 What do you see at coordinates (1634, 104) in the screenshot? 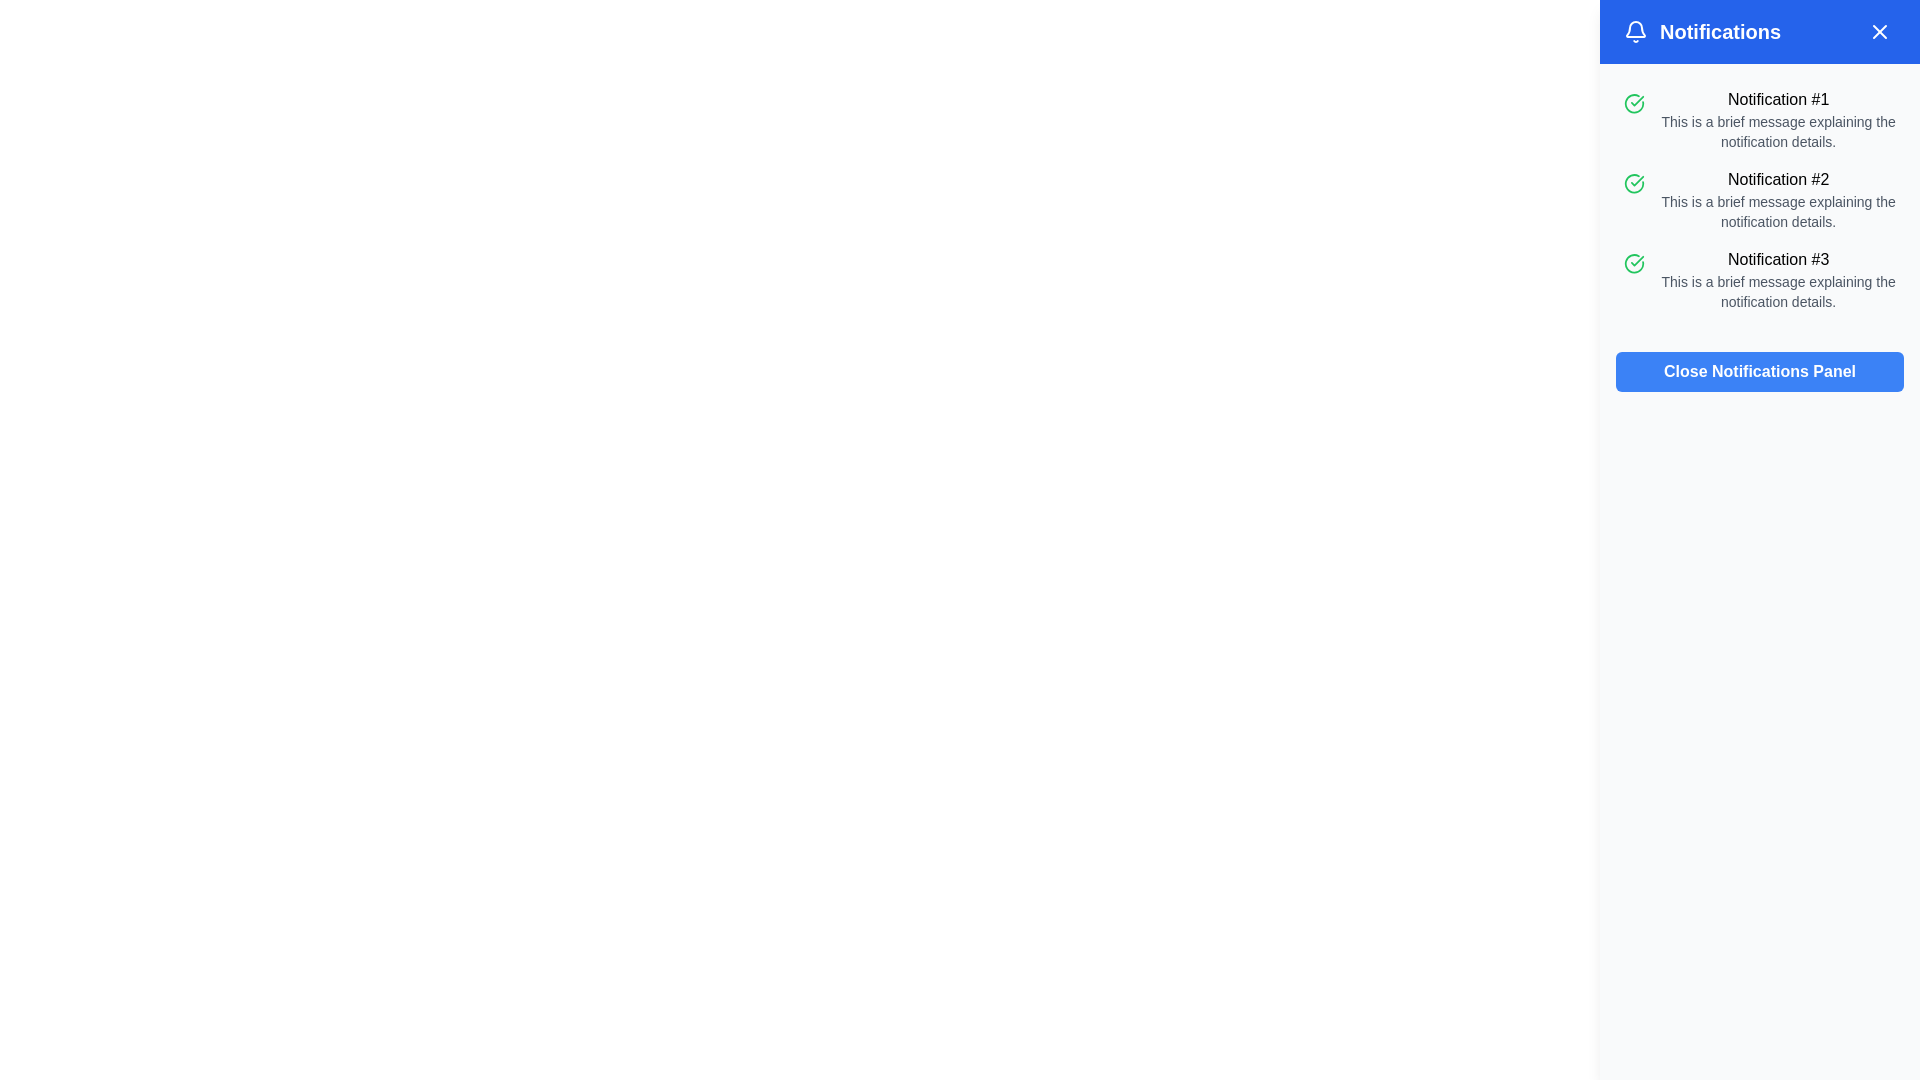
I see `the circular green icon with a check sign located beside the text content of 'Notification #1'` at bounding box center [1634, 104].